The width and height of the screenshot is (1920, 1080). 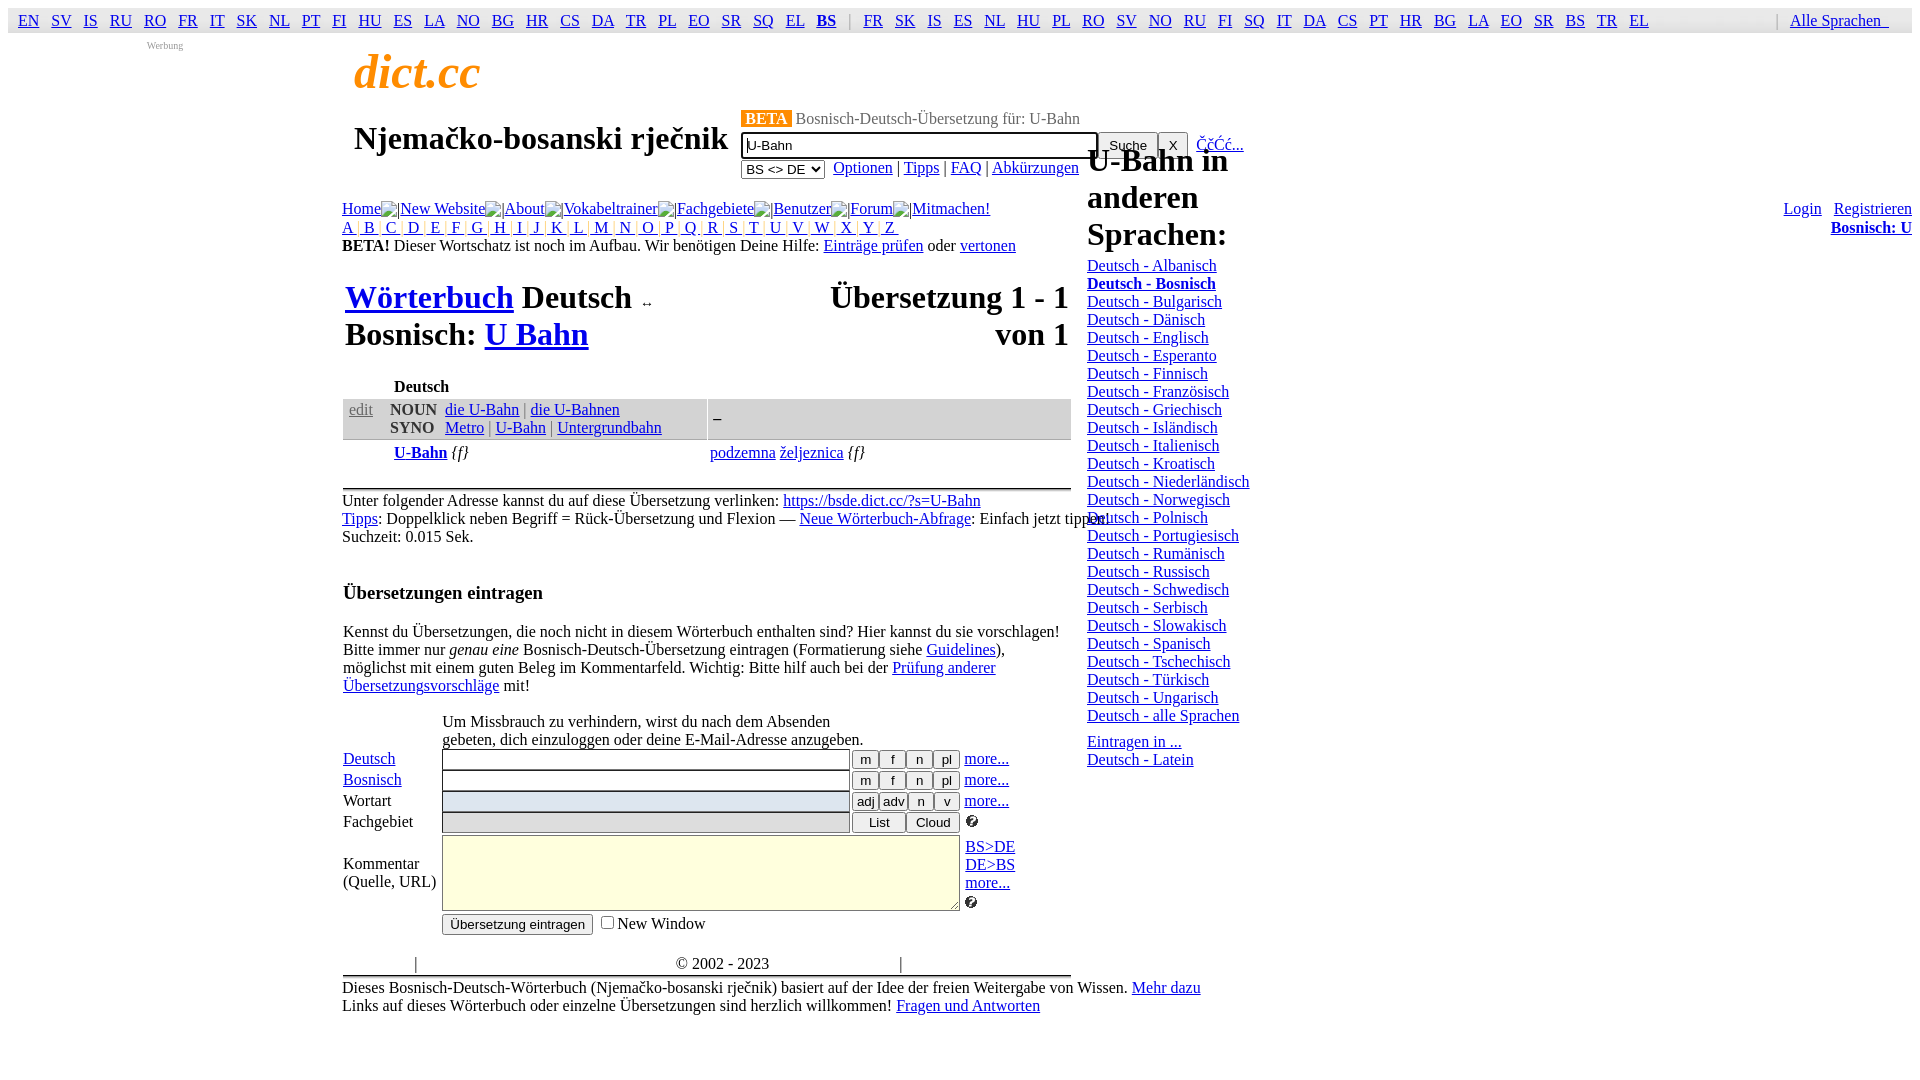 What do you see at coordinates (888, 226) in the screenshot?
I see `'Z'` at bounding box center [888, 226].